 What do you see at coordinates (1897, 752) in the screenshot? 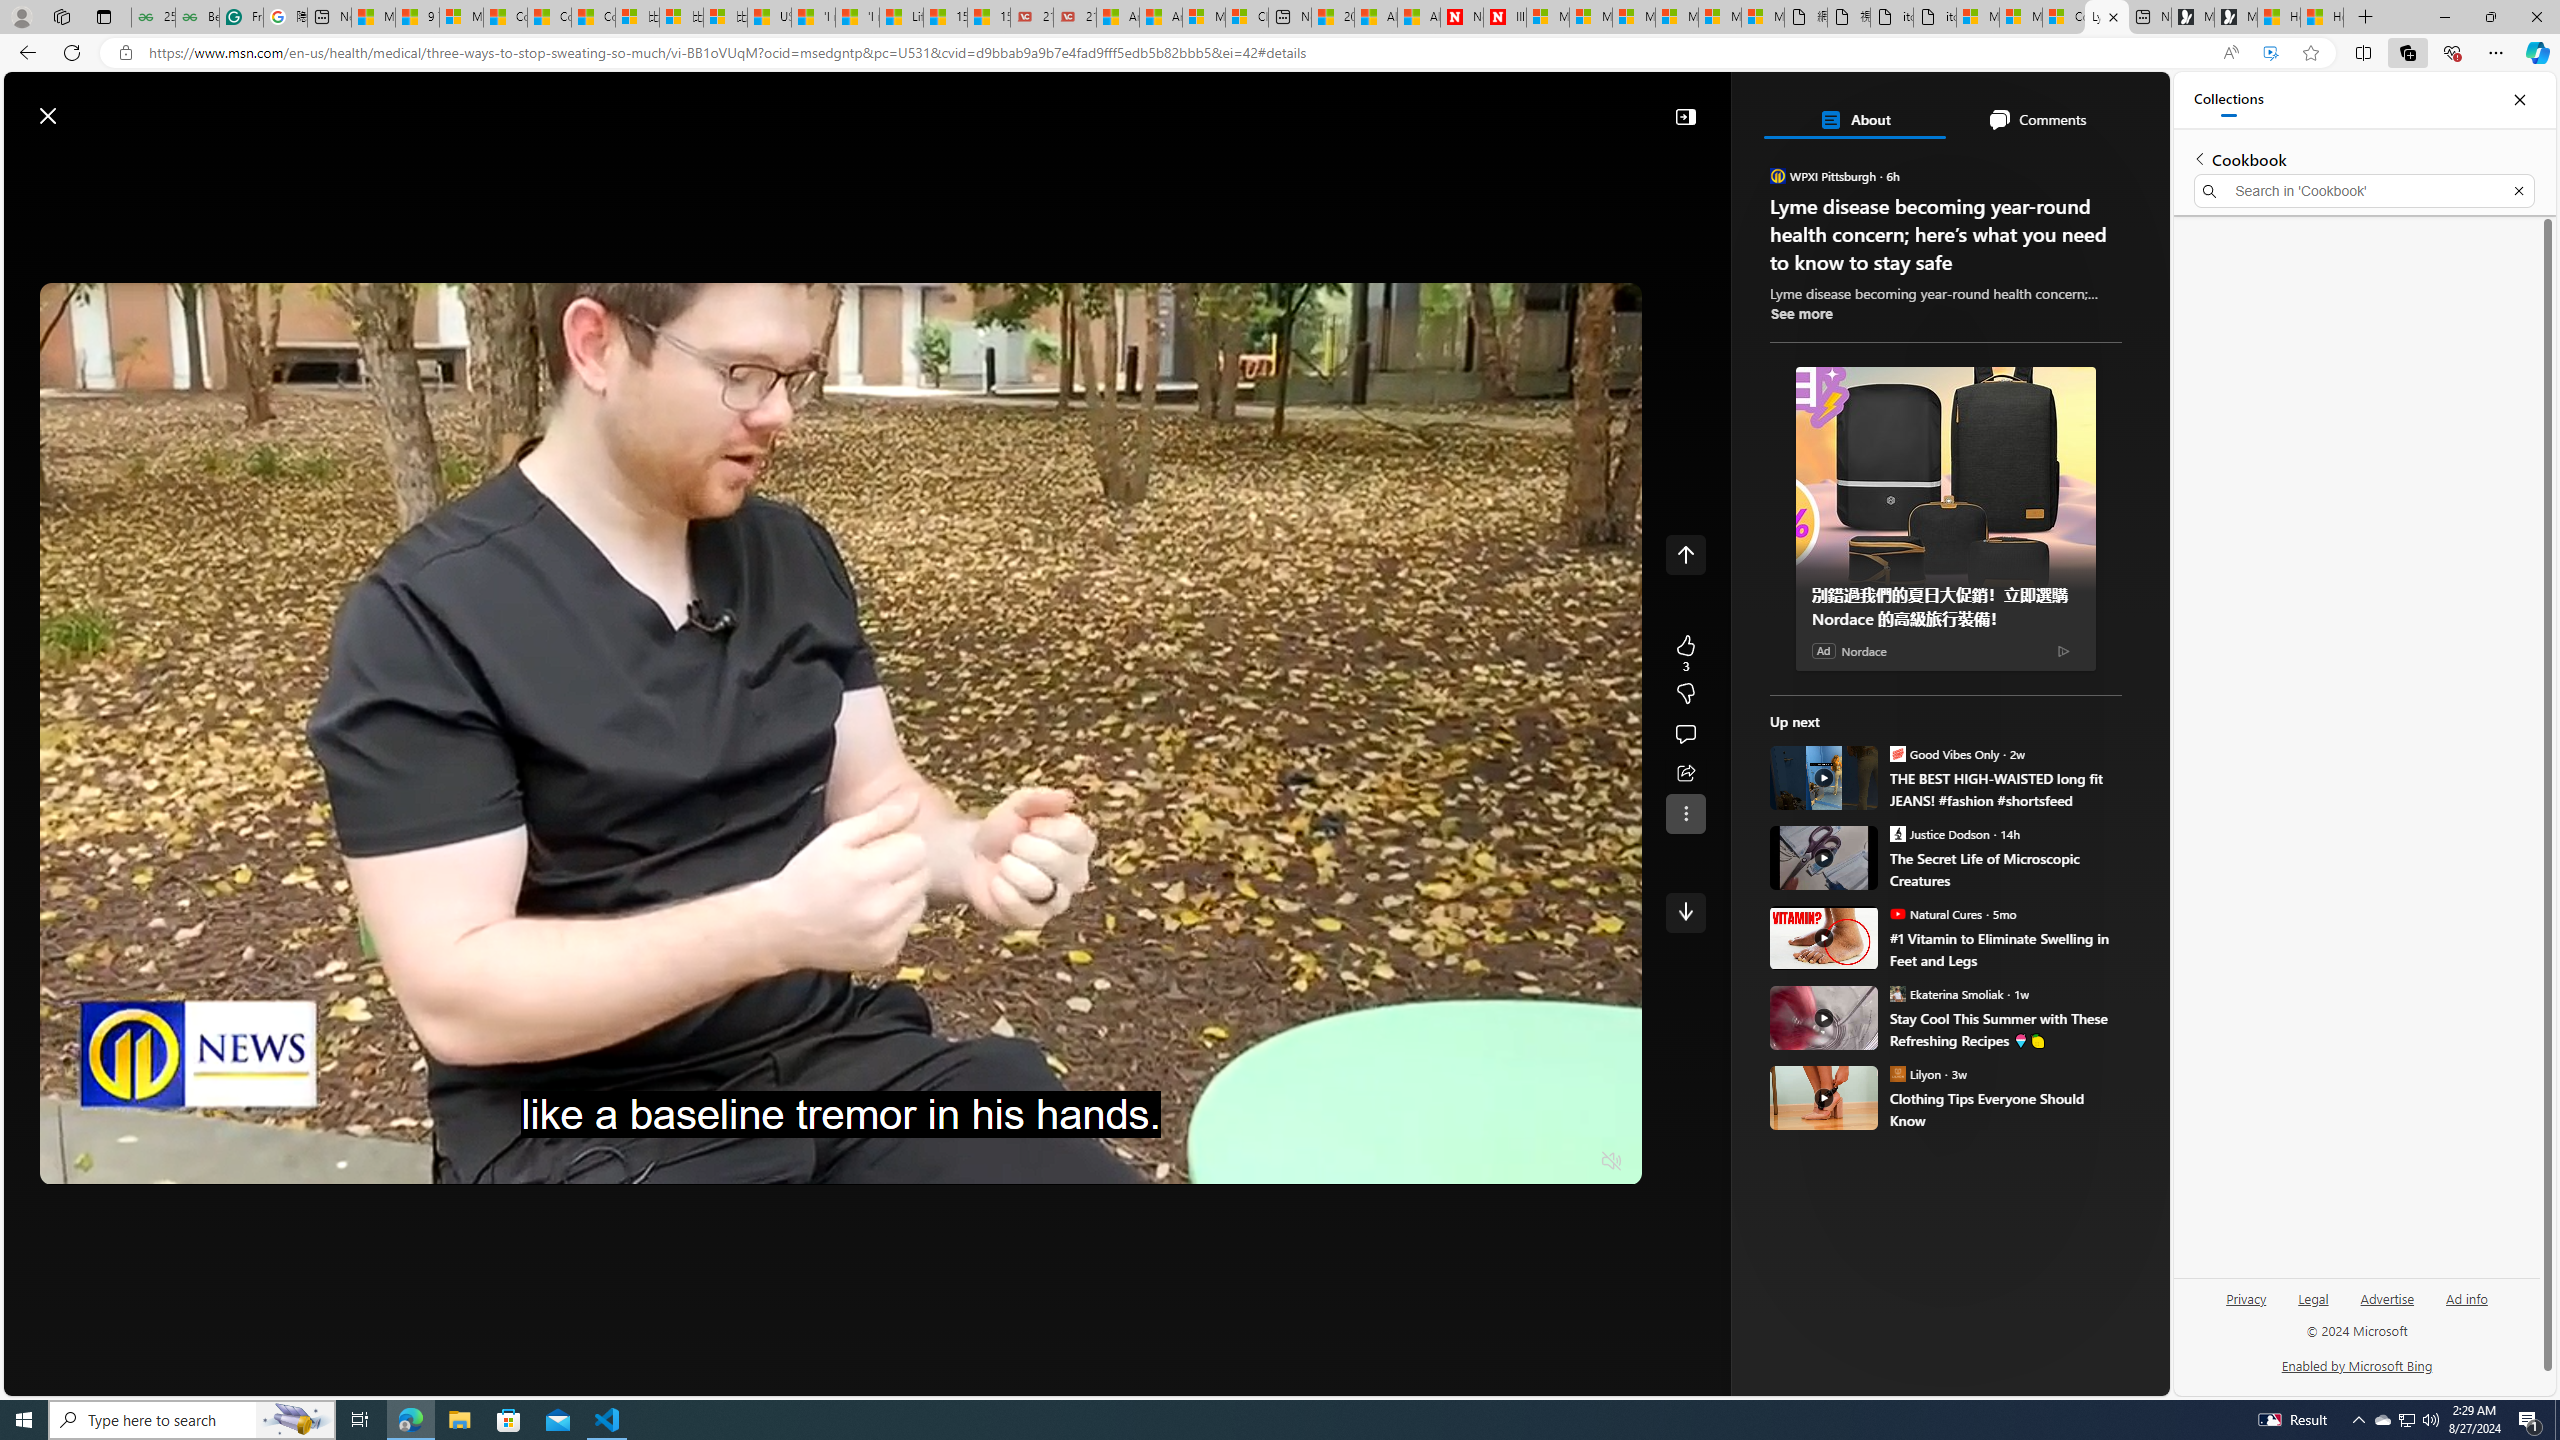
I see `'Good Vibes Only'` at bounding box center [1897, 752].